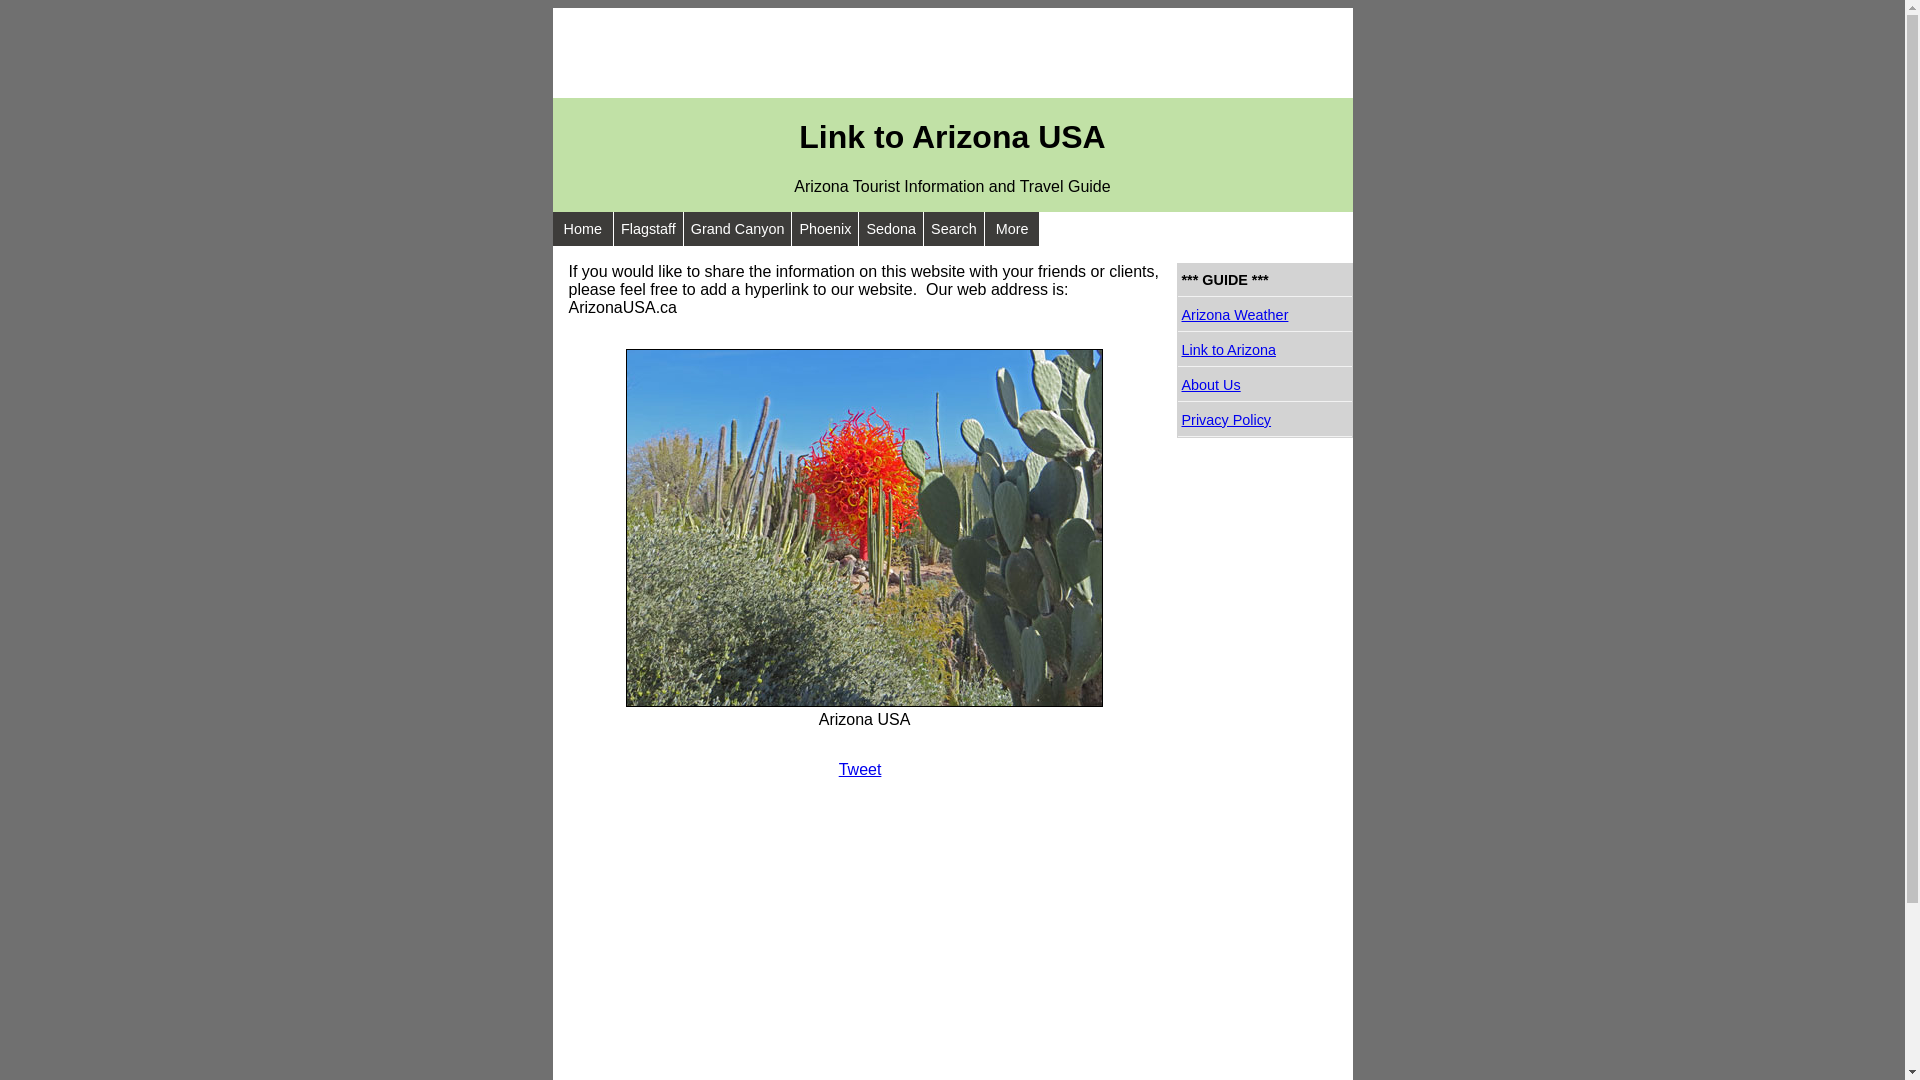 The width and height of the screenshot is (1920, 1080). What do you see at coordinates (859, 227) in the screenshot?
I see `'Sedona'` at bounding box center [859, 227].